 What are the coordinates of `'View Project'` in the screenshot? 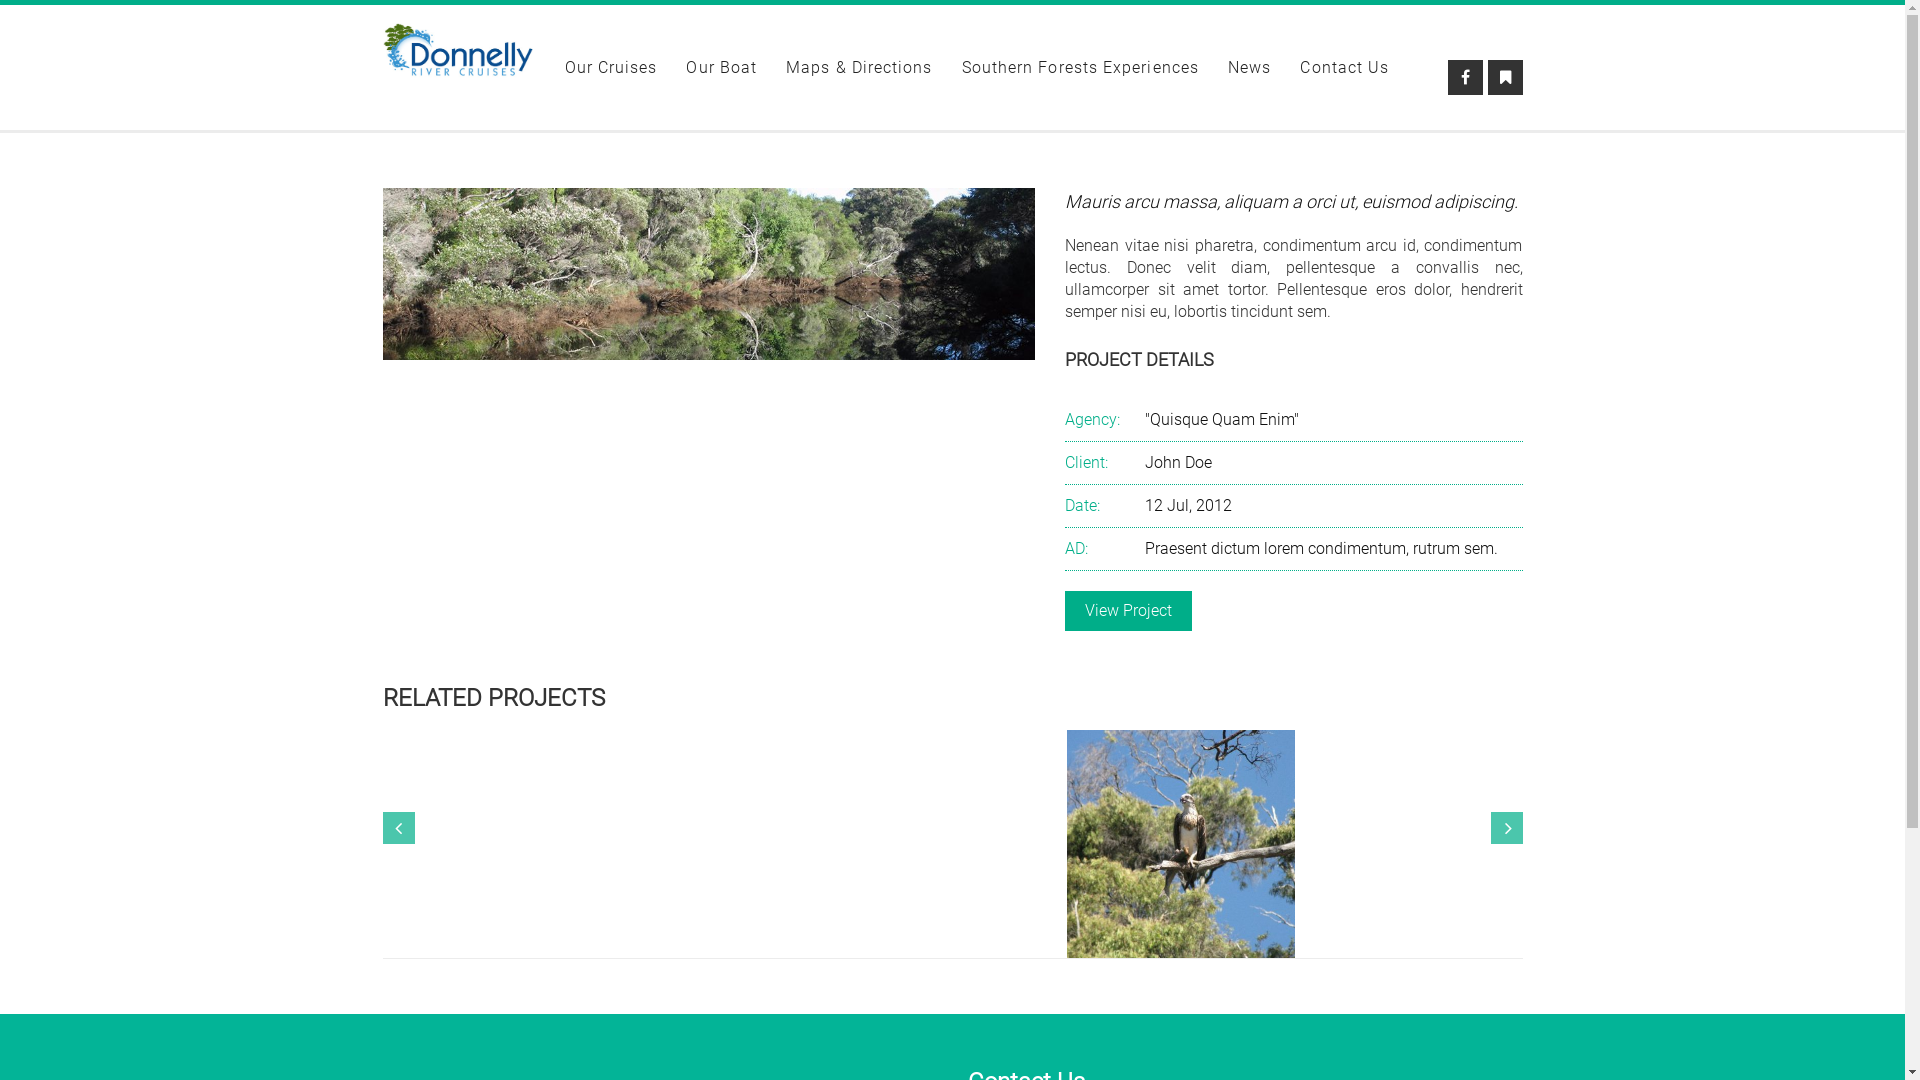 It's located at (1128, 609).